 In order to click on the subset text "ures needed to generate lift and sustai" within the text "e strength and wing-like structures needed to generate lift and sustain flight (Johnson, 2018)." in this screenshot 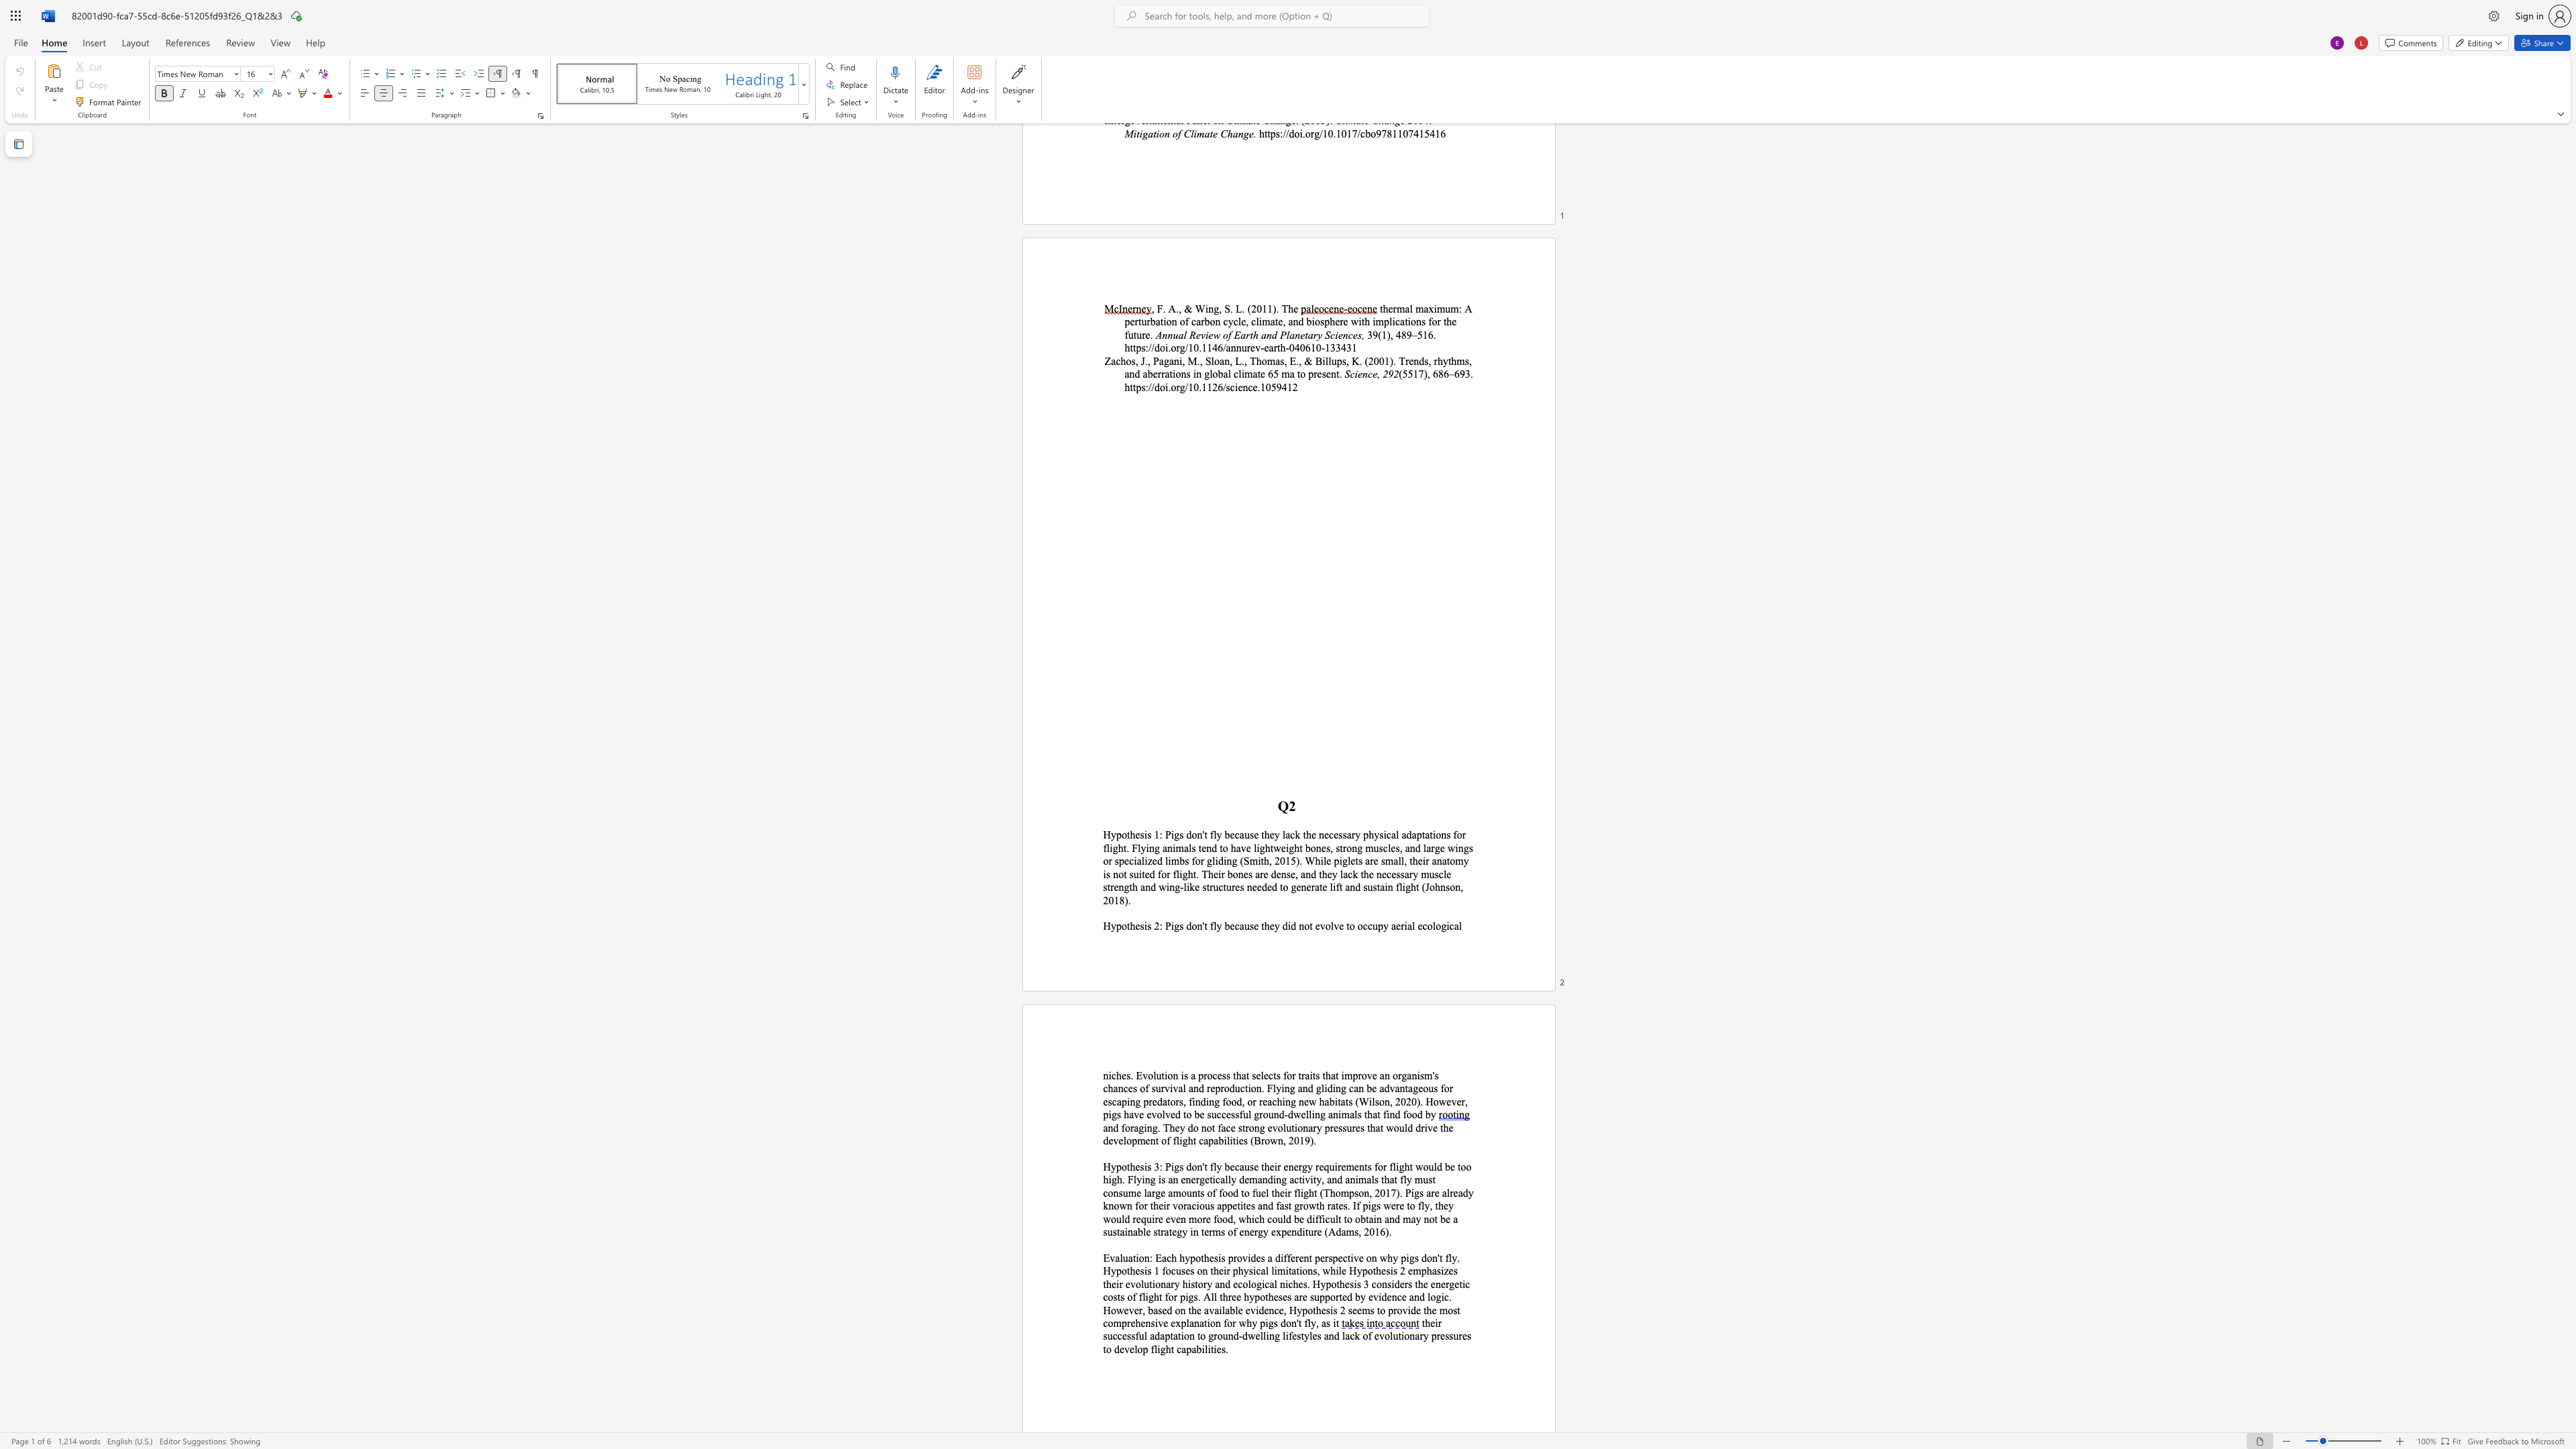, I will do `click(1226, 887)`.